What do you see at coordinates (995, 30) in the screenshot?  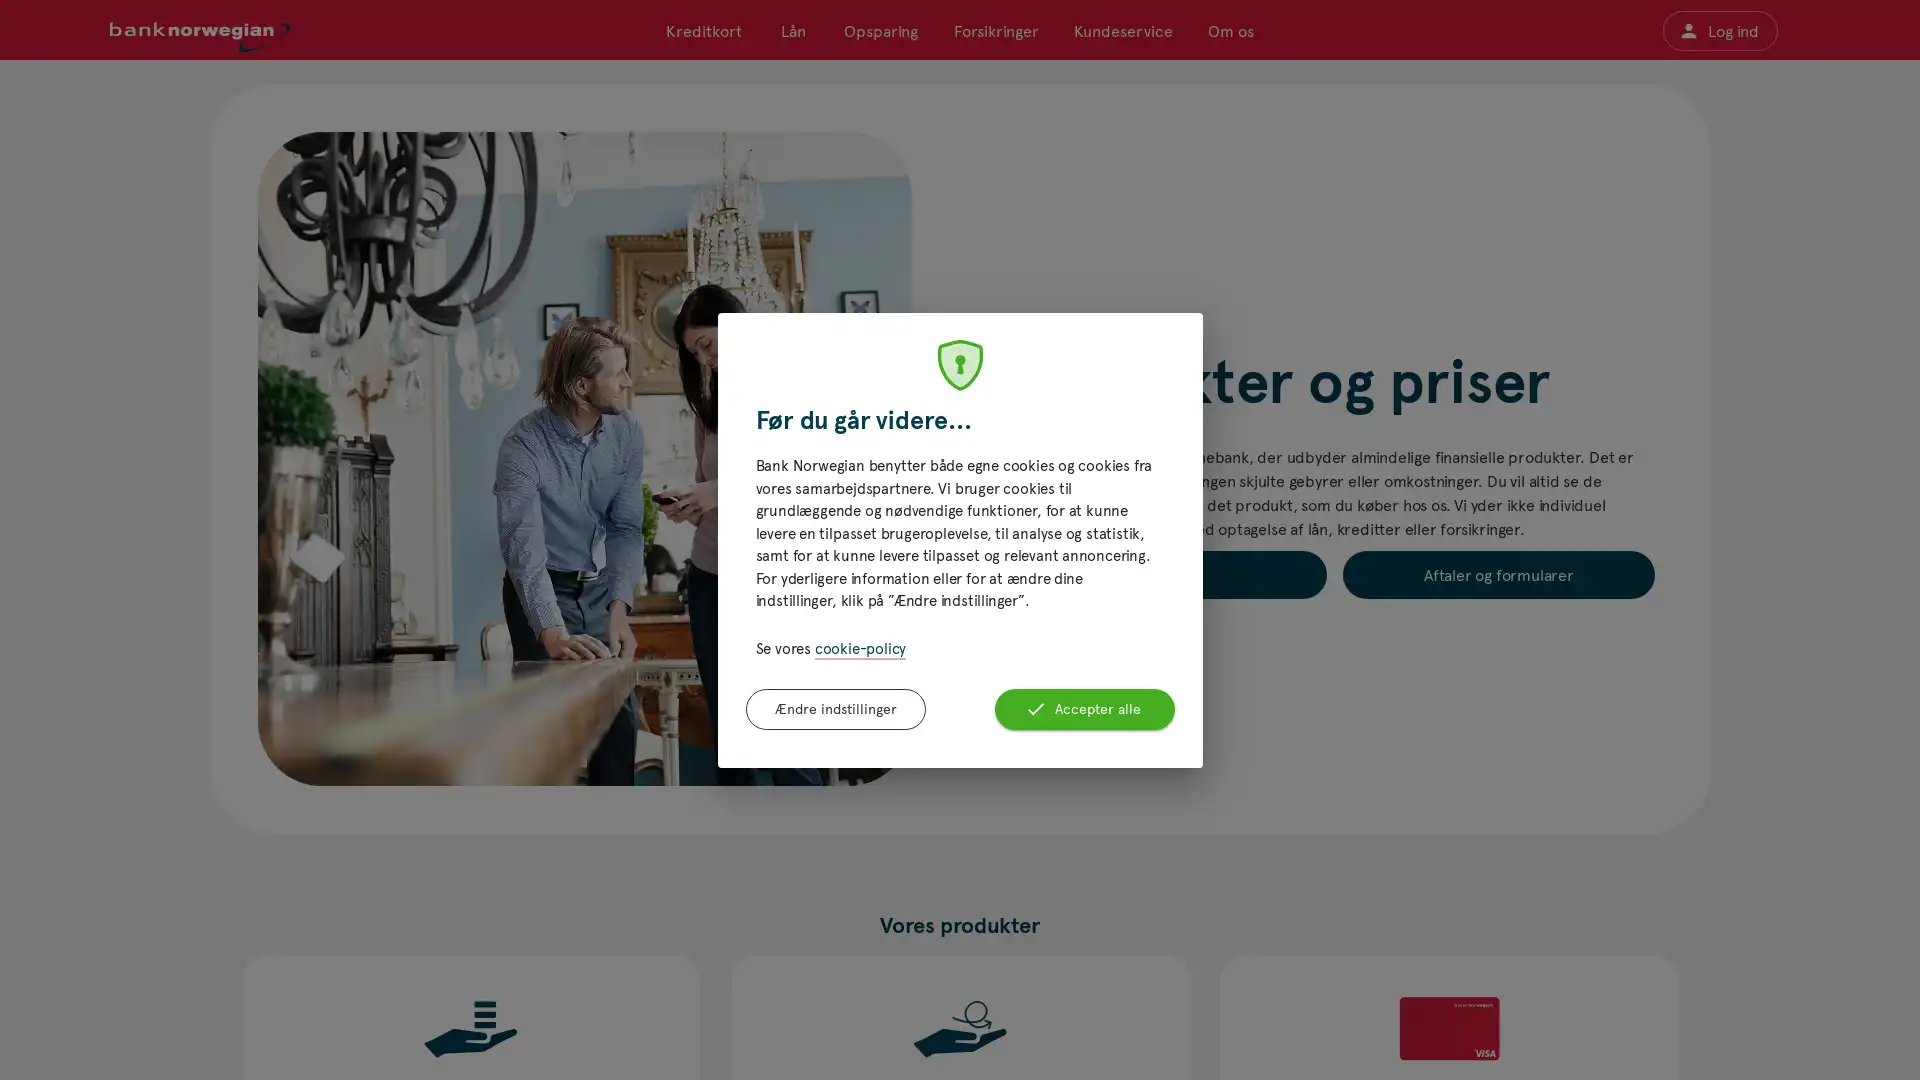 I see `Forsikringer` at bounding box center [995, 30].